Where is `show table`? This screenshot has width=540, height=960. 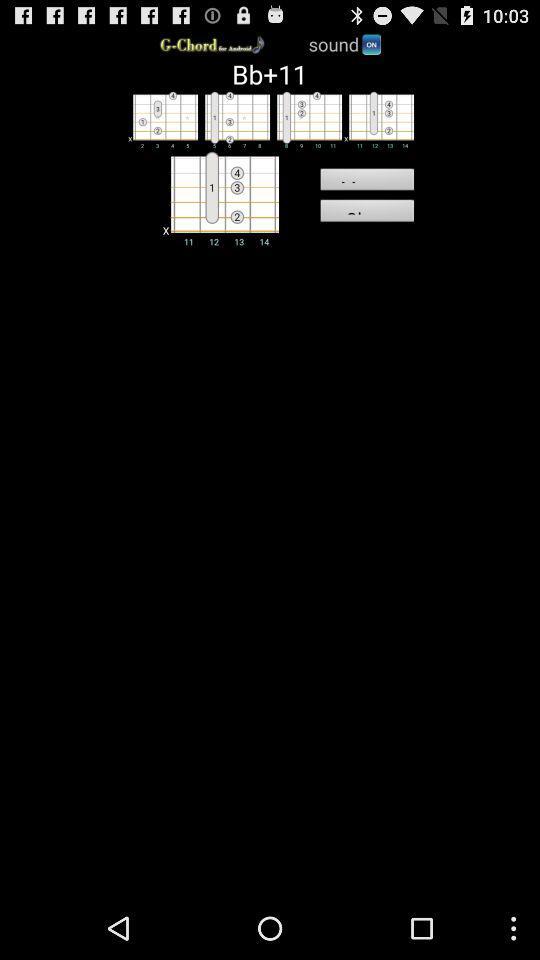 show table is located at coordinates (161, 119).